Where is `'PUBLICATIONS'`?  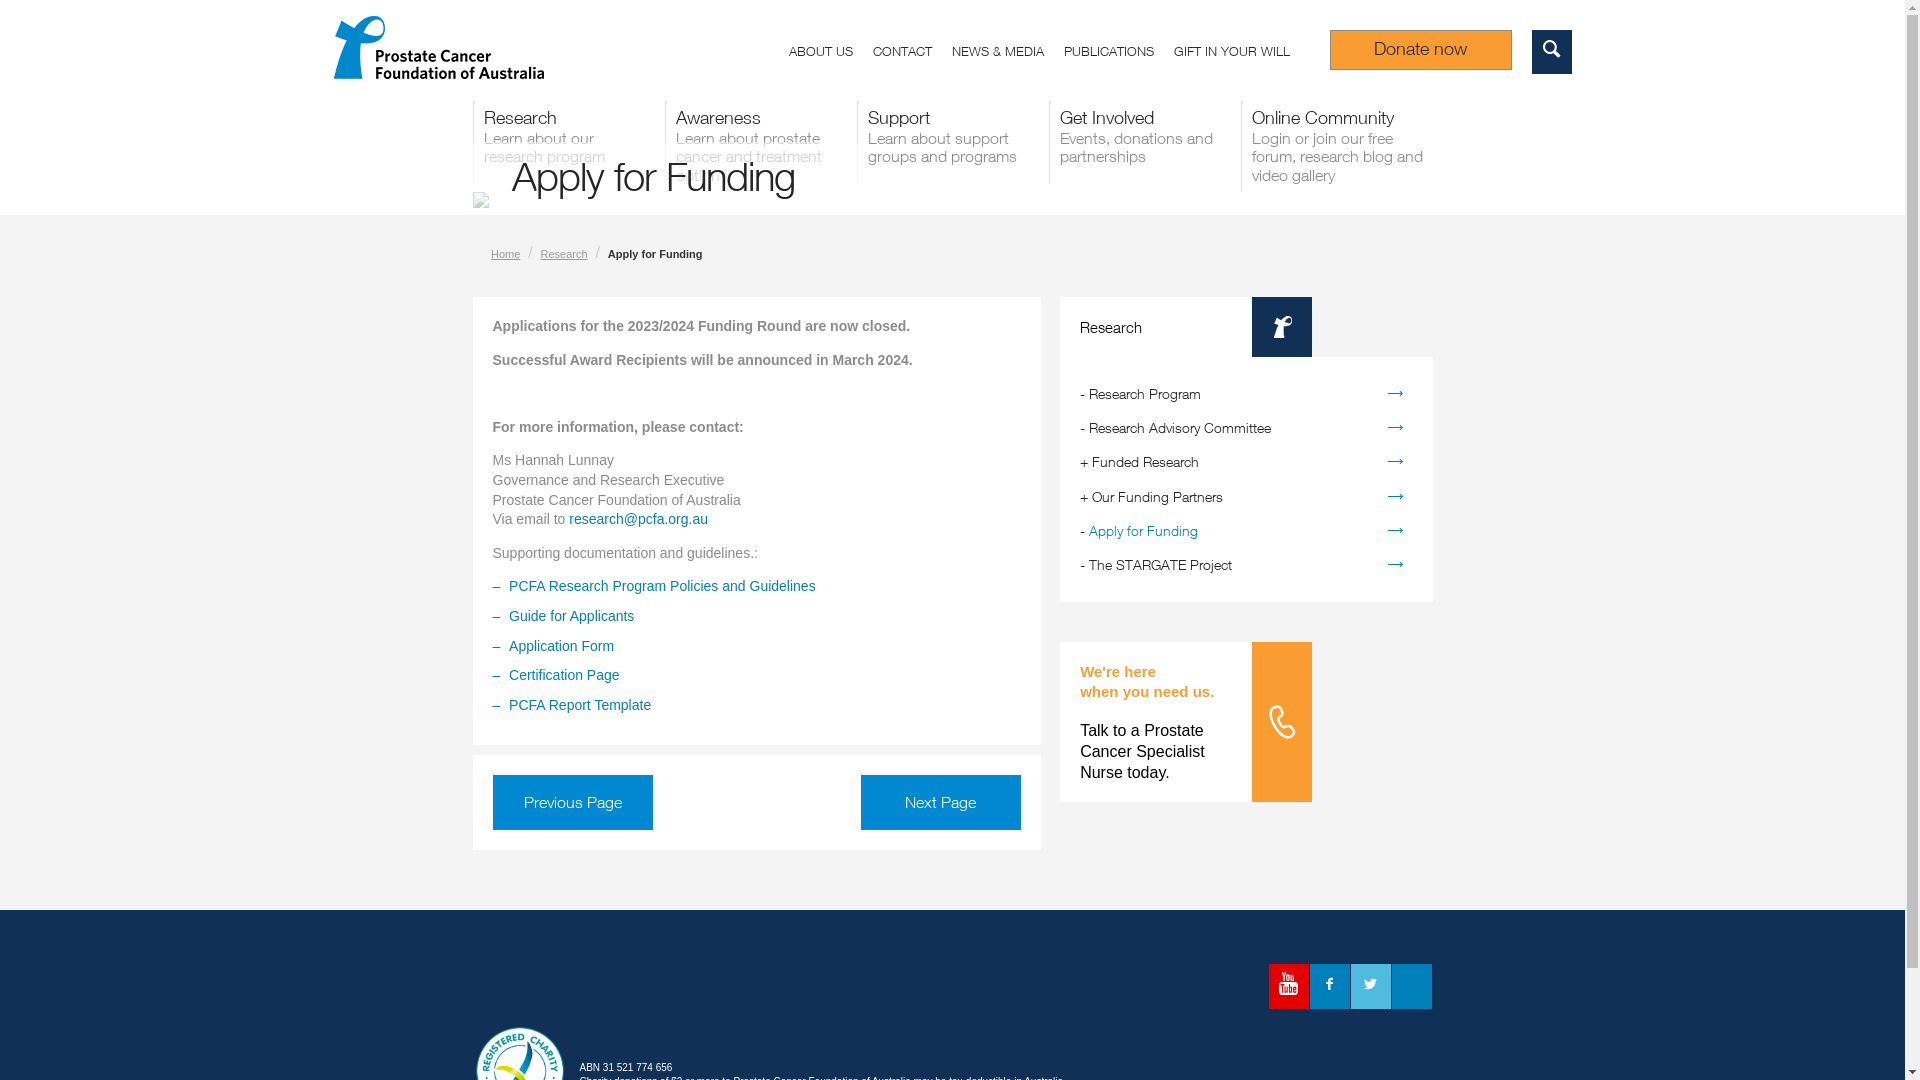
'PUBLICATIONS' is located at coordinates (1117, 53).